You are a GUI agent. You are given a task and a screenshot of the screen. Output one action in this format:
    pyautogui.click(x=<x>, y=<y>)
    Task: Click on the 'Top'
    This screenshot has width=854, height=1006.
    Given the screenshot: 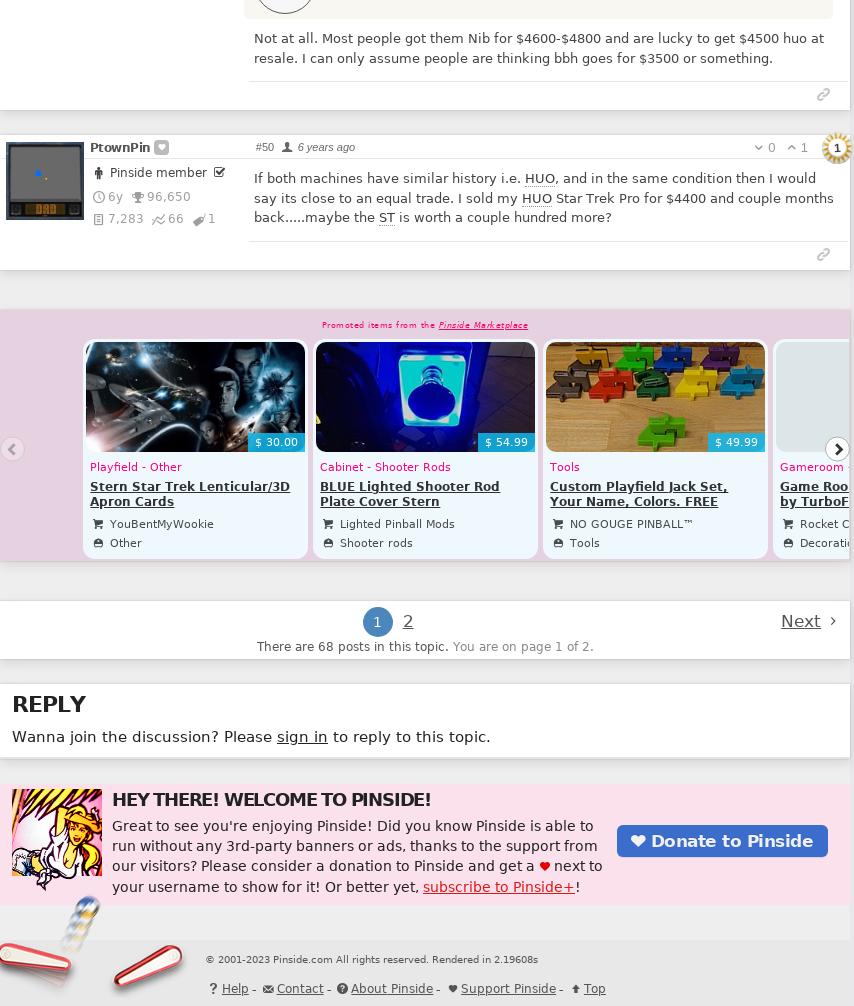 What is the action you would take?
    pyautogui.click(x=583, y=986)
    